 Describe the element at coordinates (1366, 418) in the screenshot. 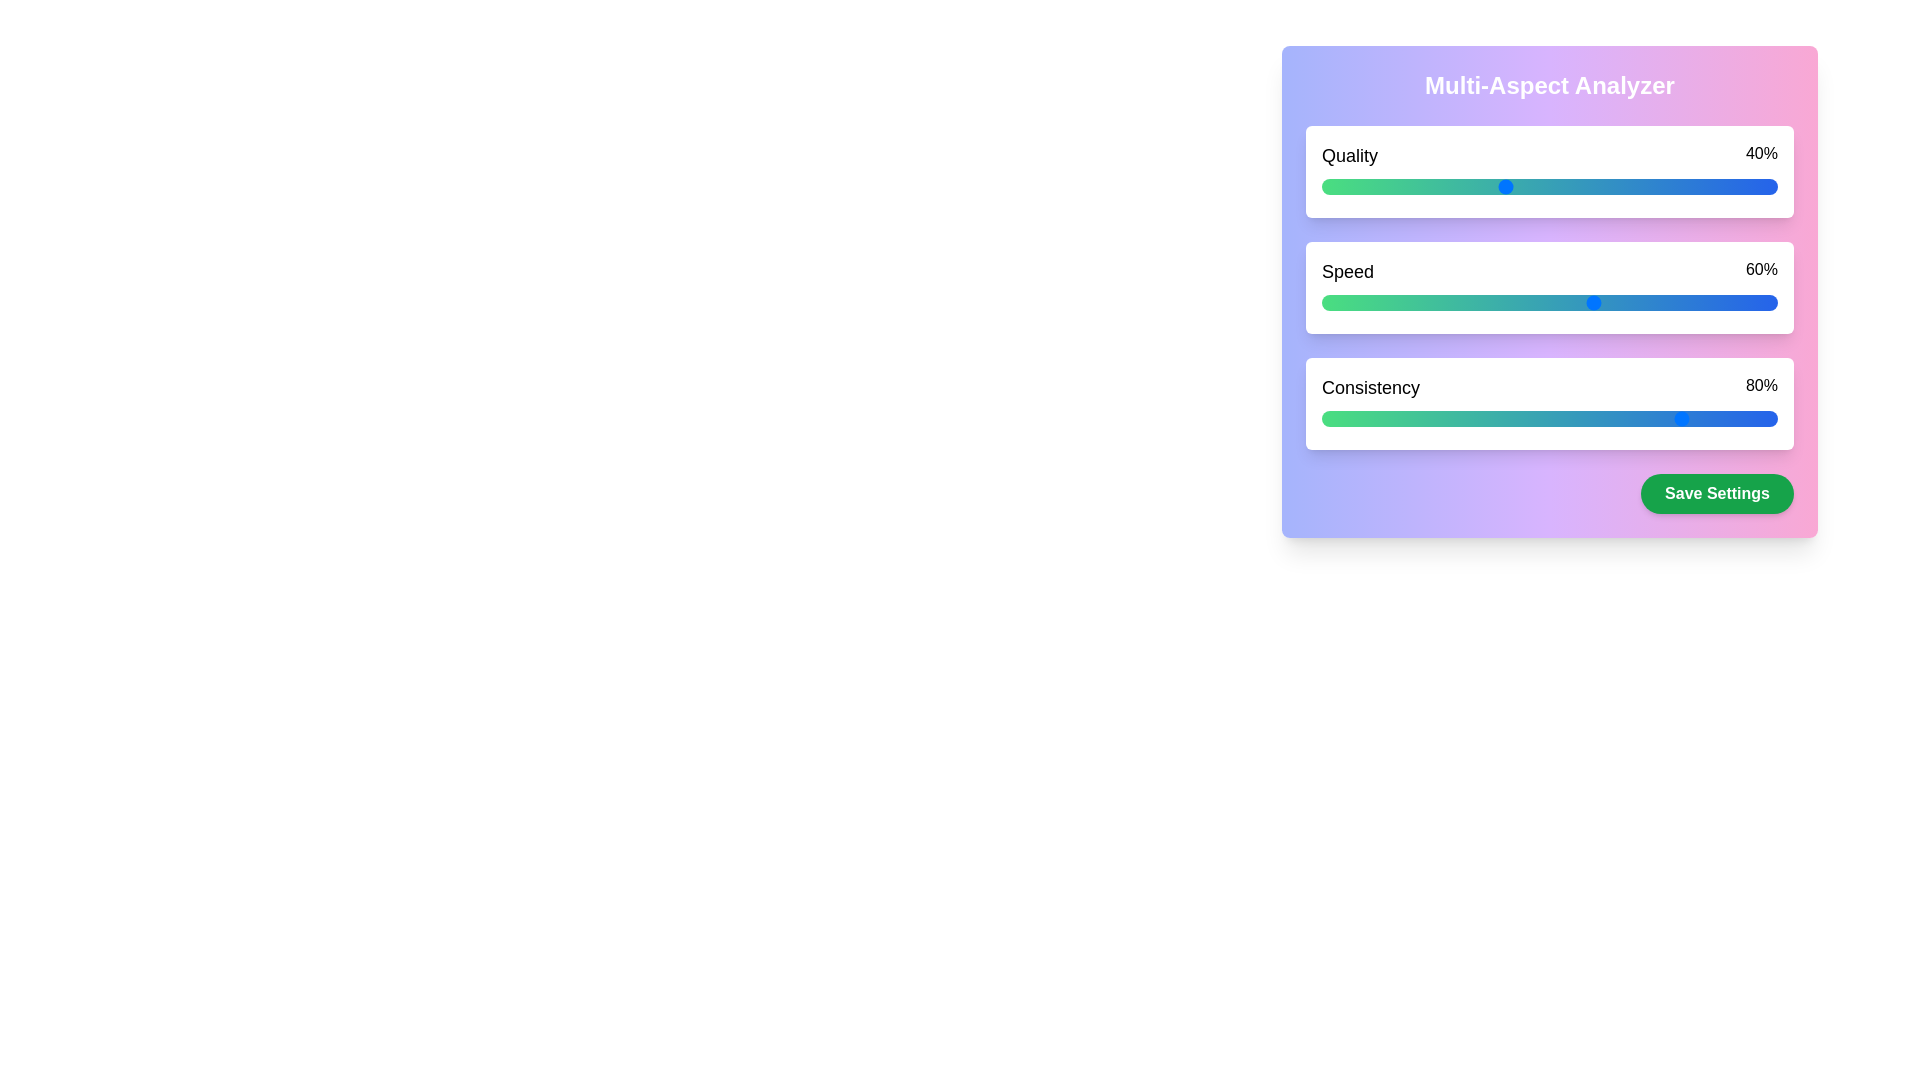

I see `the slider value` at that location.